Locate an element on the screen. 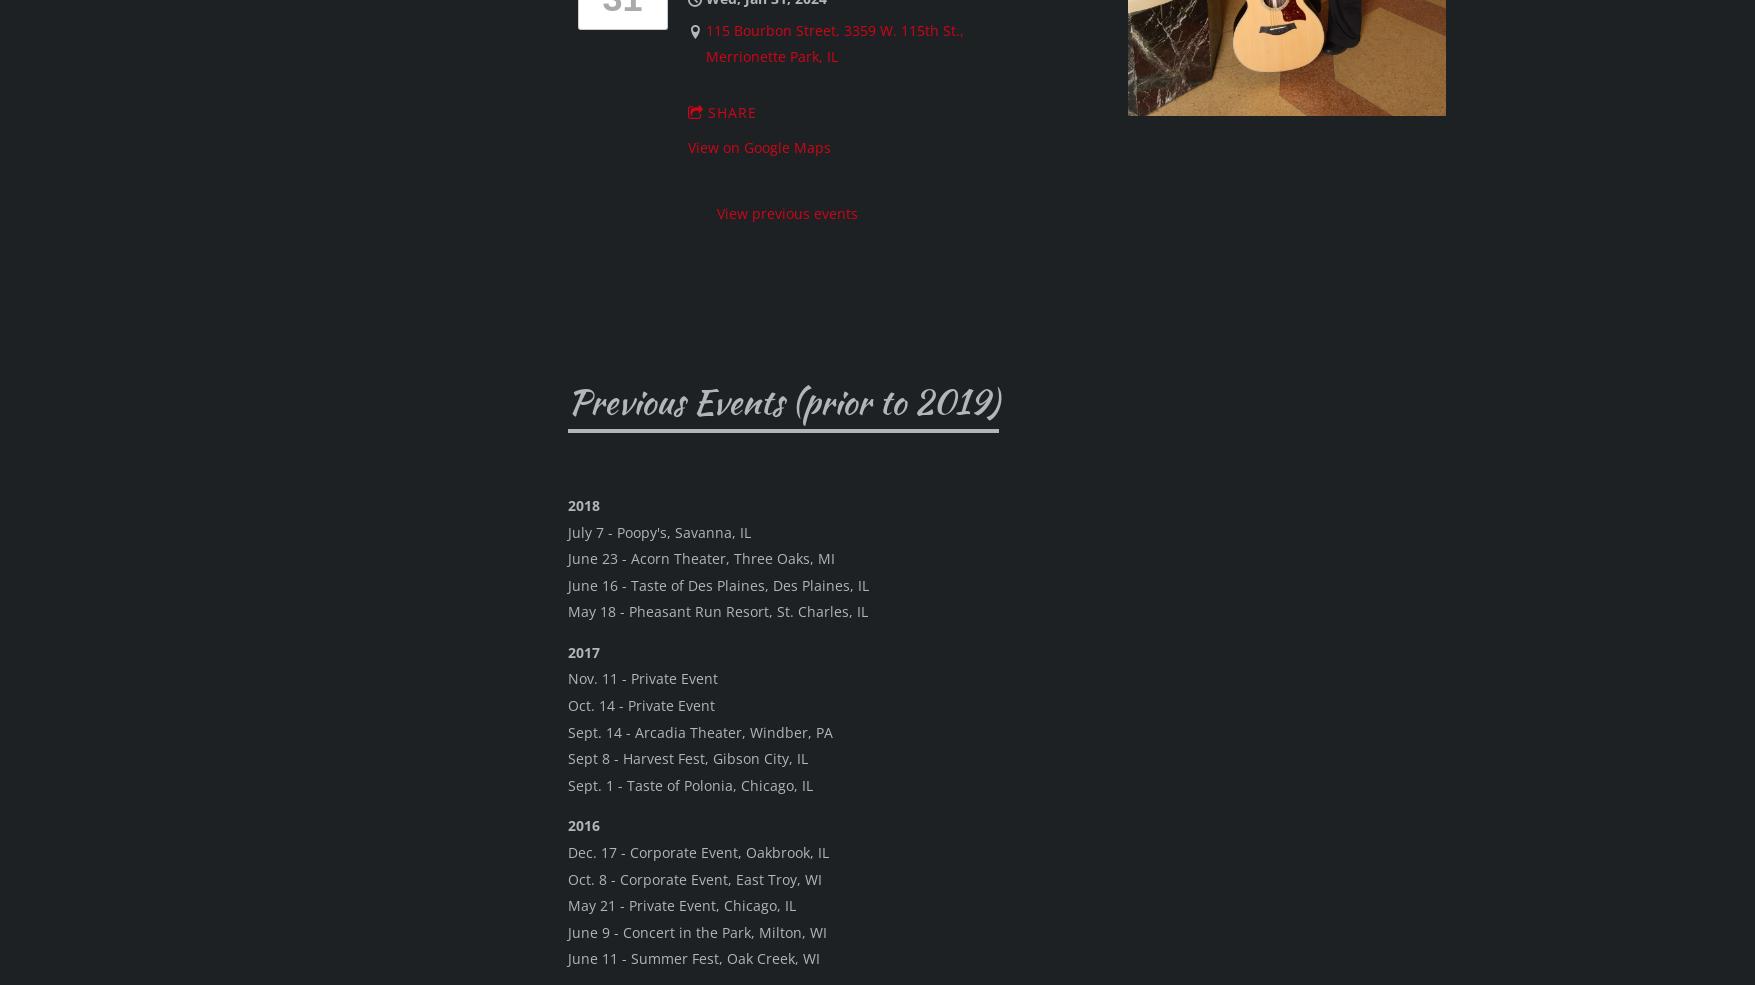 This screenshot has width=1755, height=985. 'Northbrook Days, Northbrook, IL' is located at coordinates (731, 779).